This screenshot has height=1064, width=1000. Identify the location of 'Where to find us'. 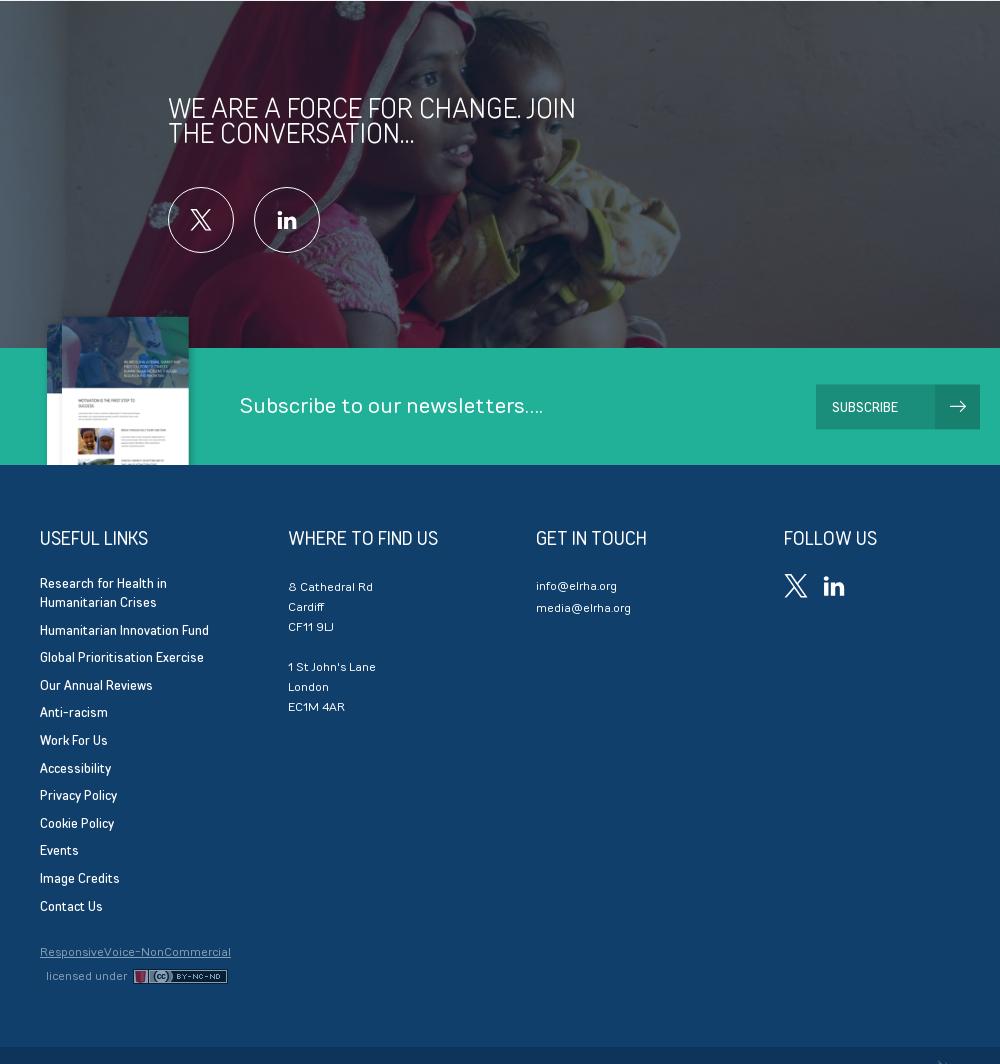
(362, 537).